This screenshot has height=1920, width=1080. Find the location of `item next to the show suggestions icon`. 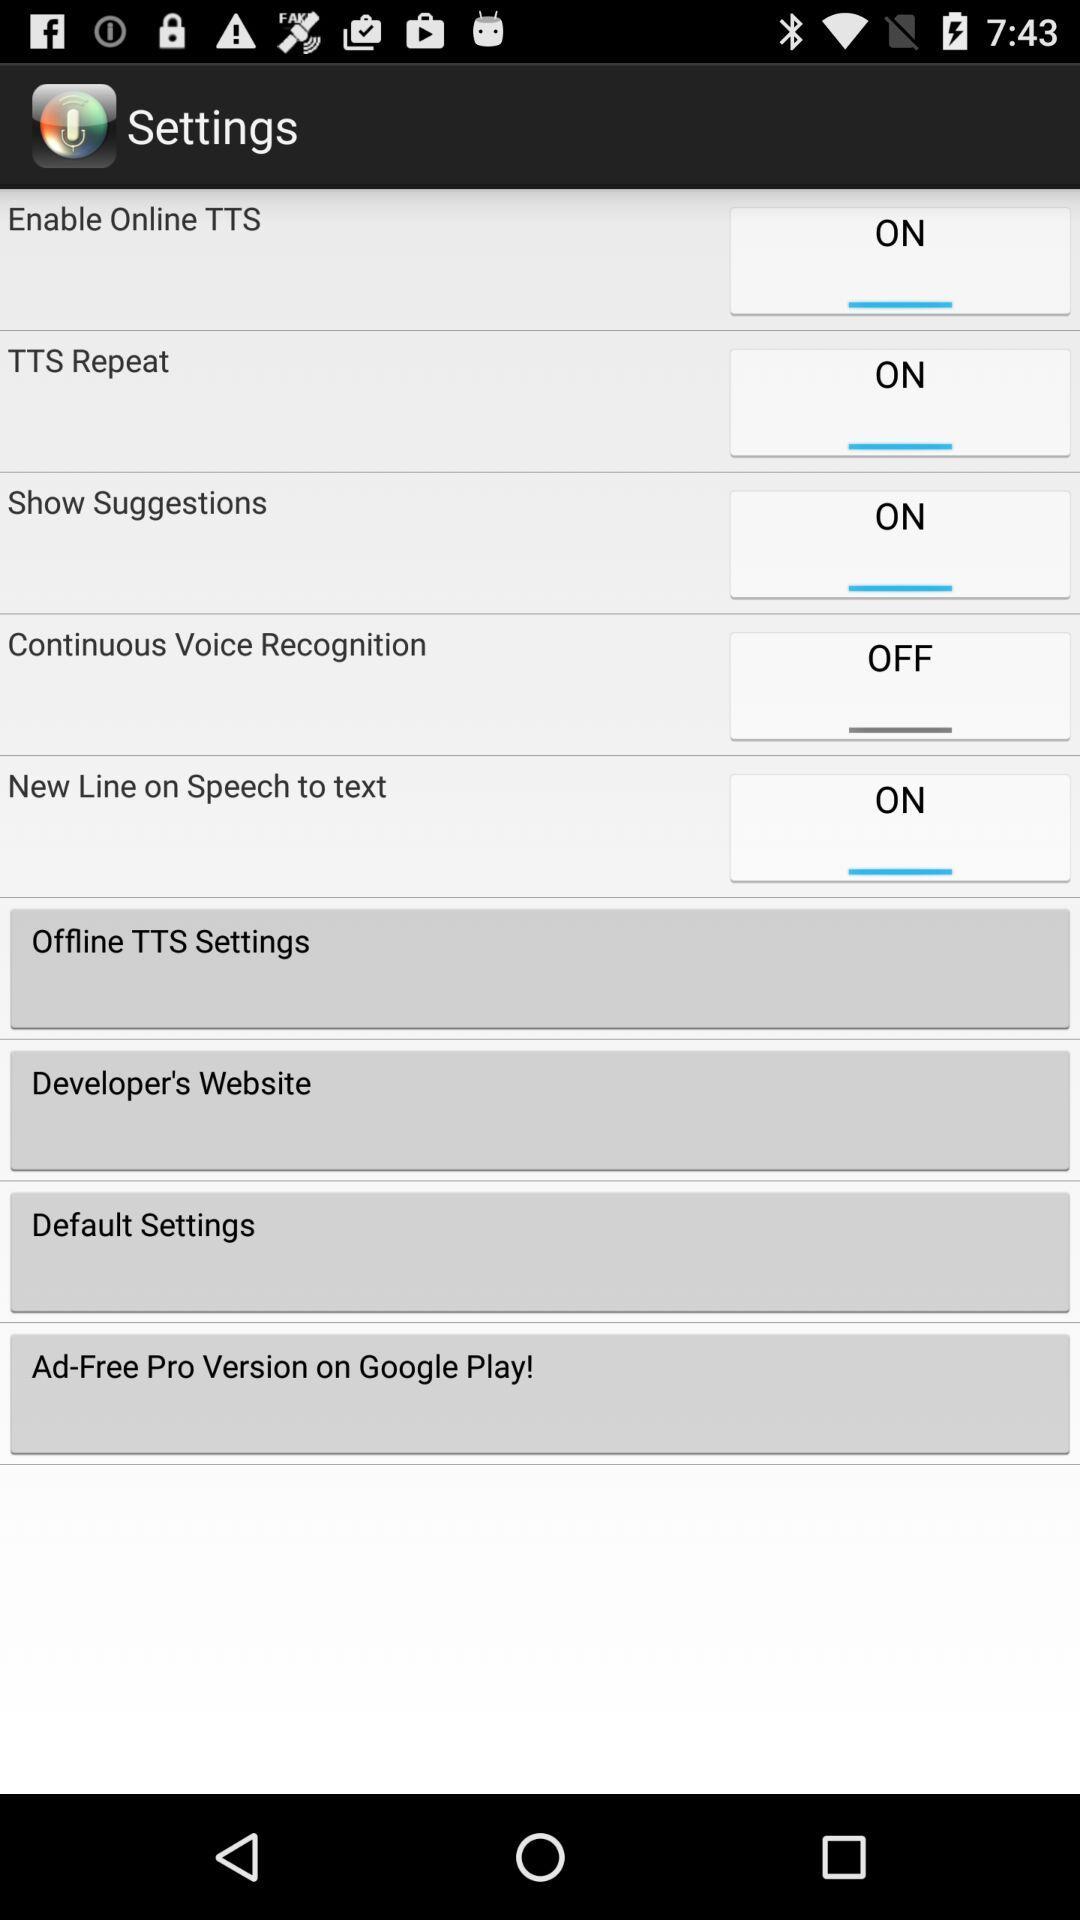

item next to the show suggestions icon is located at coordinates (898, 685).